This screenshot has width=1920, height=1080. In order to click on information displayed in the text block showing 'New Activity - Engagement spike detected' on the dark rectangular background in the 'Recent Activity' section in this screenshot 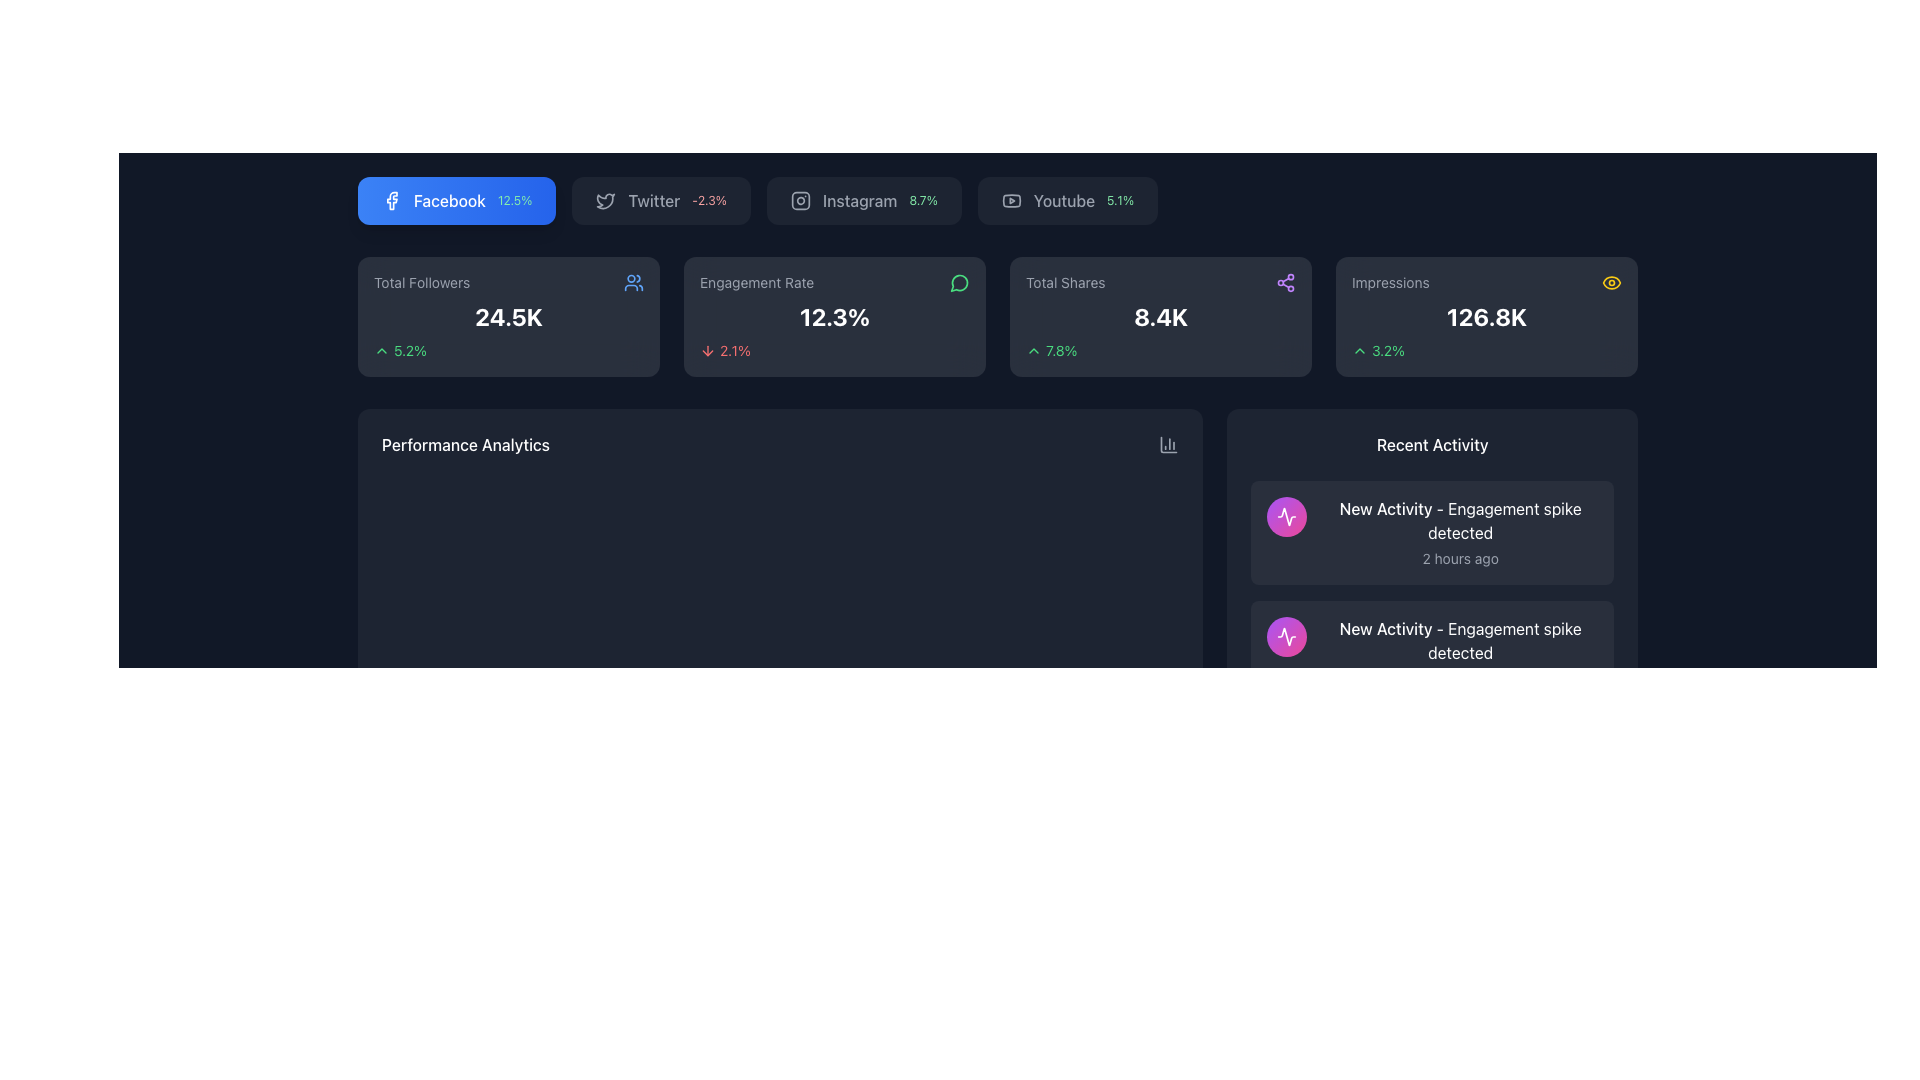, I will do `click(1460, 531)`.